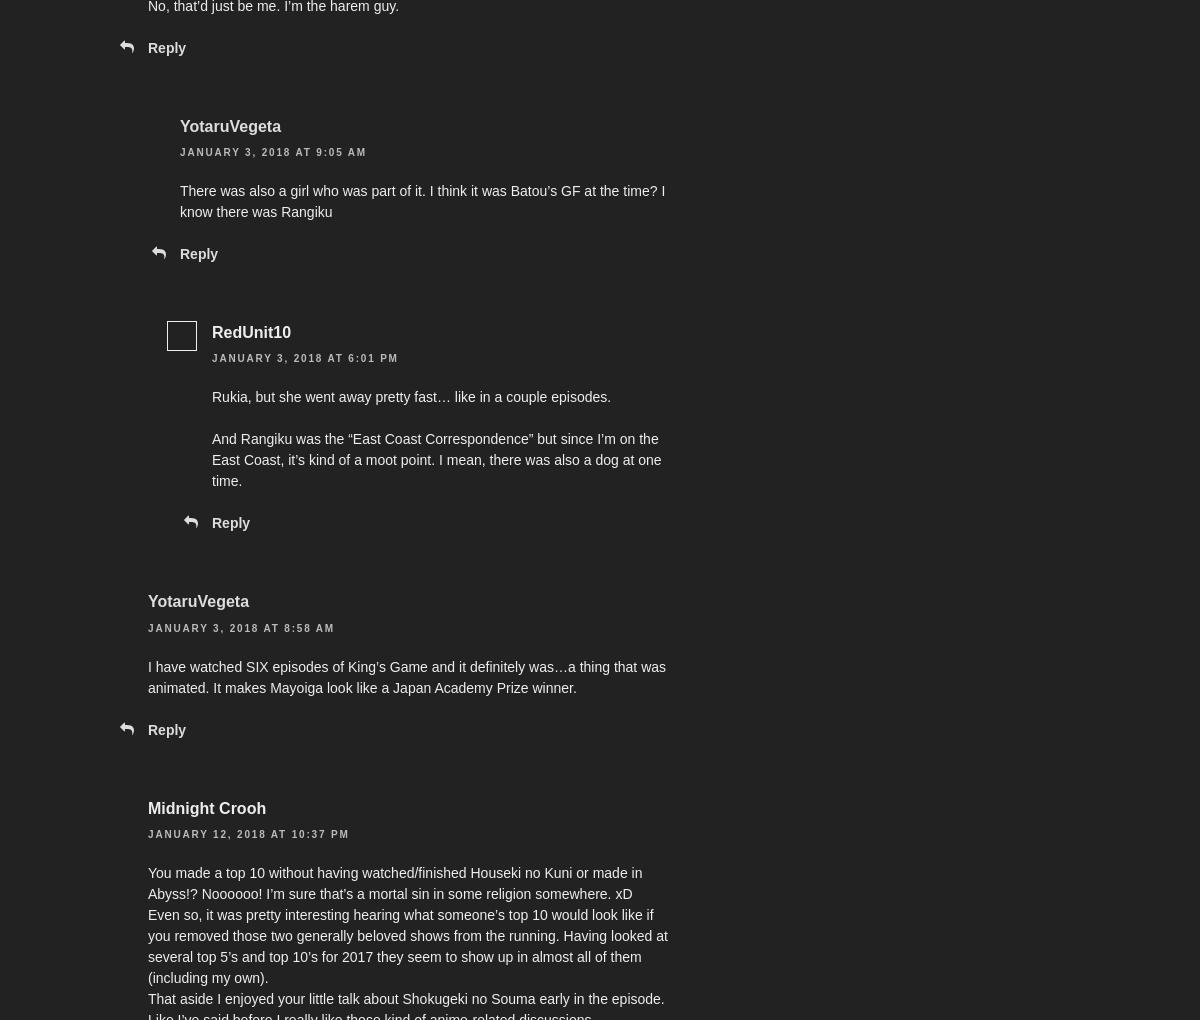 Image resolution: width=1200 pixels, height=1020 pixels. I want to click on 'And Rangiku was the “East Coast Correspondence” but since I’m on the East Coast, it’s kind of a moot point. I mean, there was also a dog at one time.', so click(436, 459).